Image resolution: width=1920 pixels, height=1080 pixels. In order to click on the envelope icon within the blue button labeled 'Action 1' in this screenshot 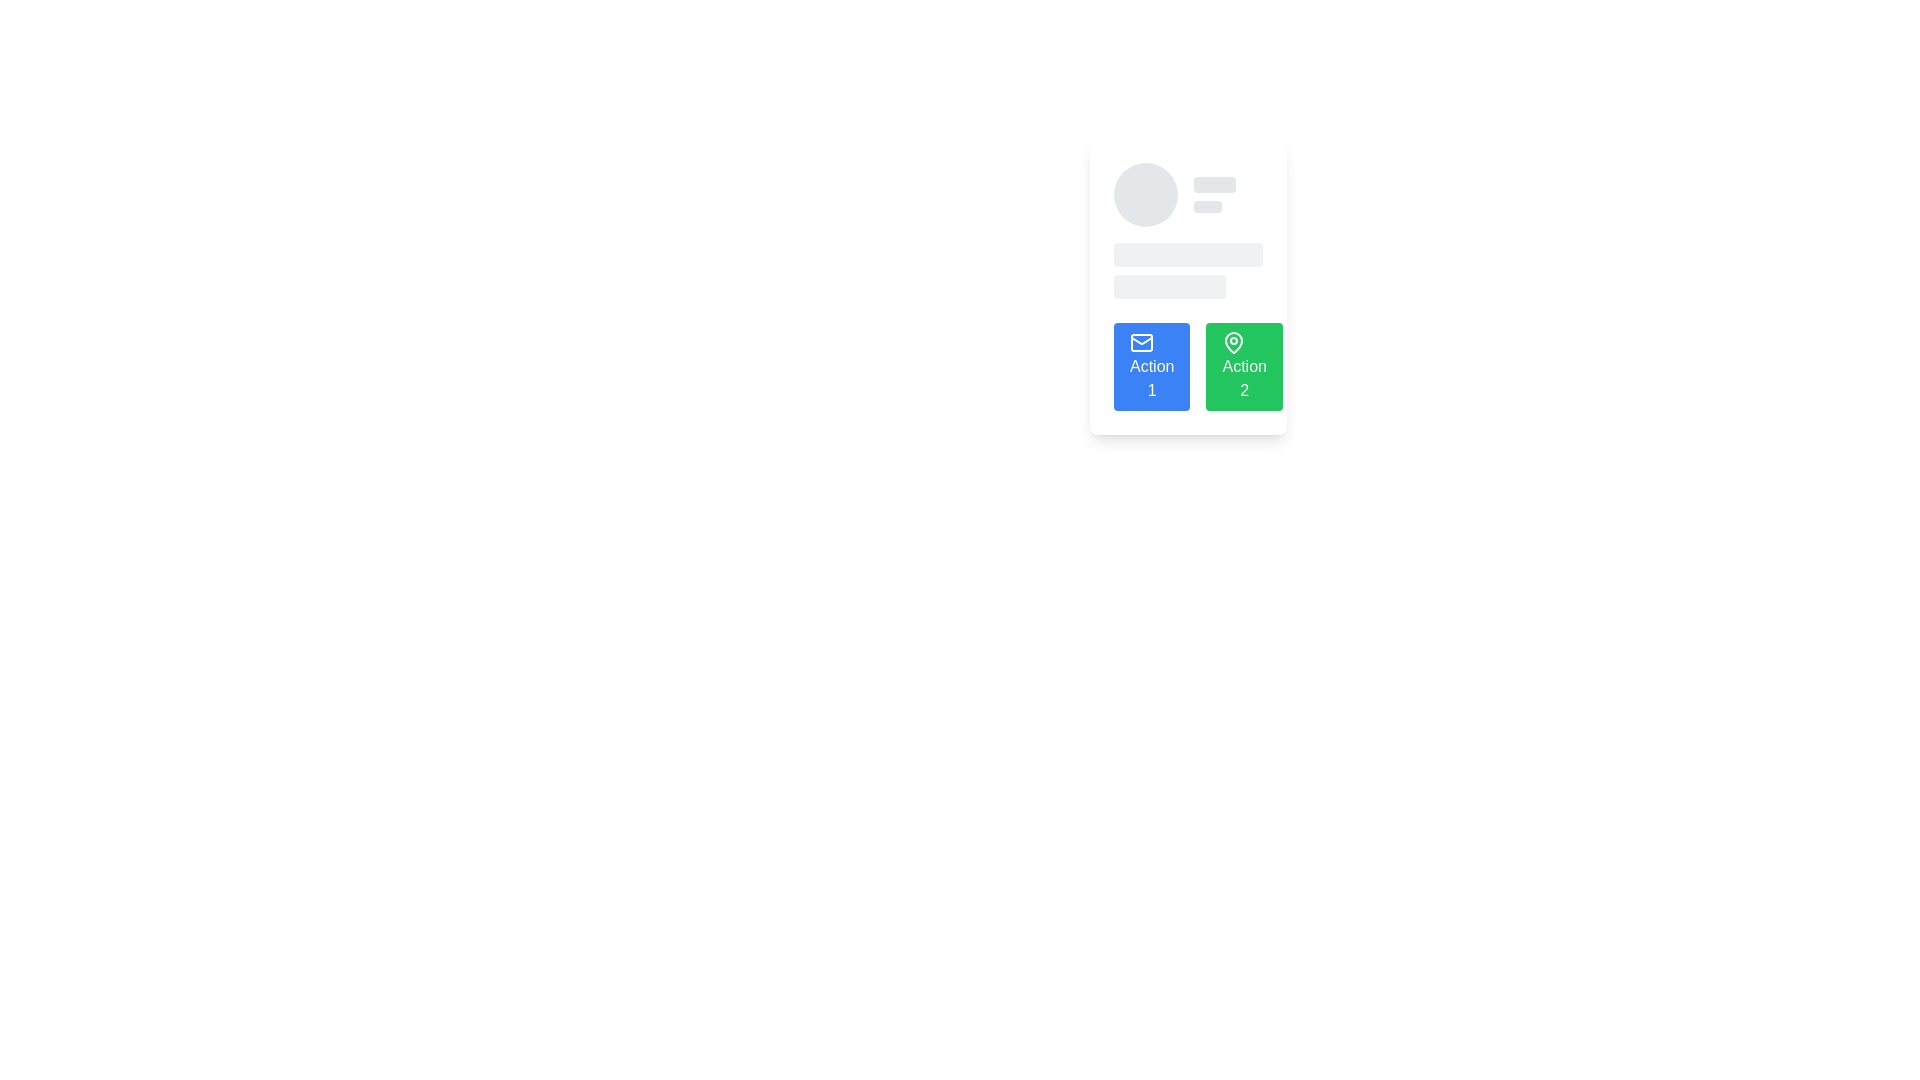, I will do `click(1142, 342)`.